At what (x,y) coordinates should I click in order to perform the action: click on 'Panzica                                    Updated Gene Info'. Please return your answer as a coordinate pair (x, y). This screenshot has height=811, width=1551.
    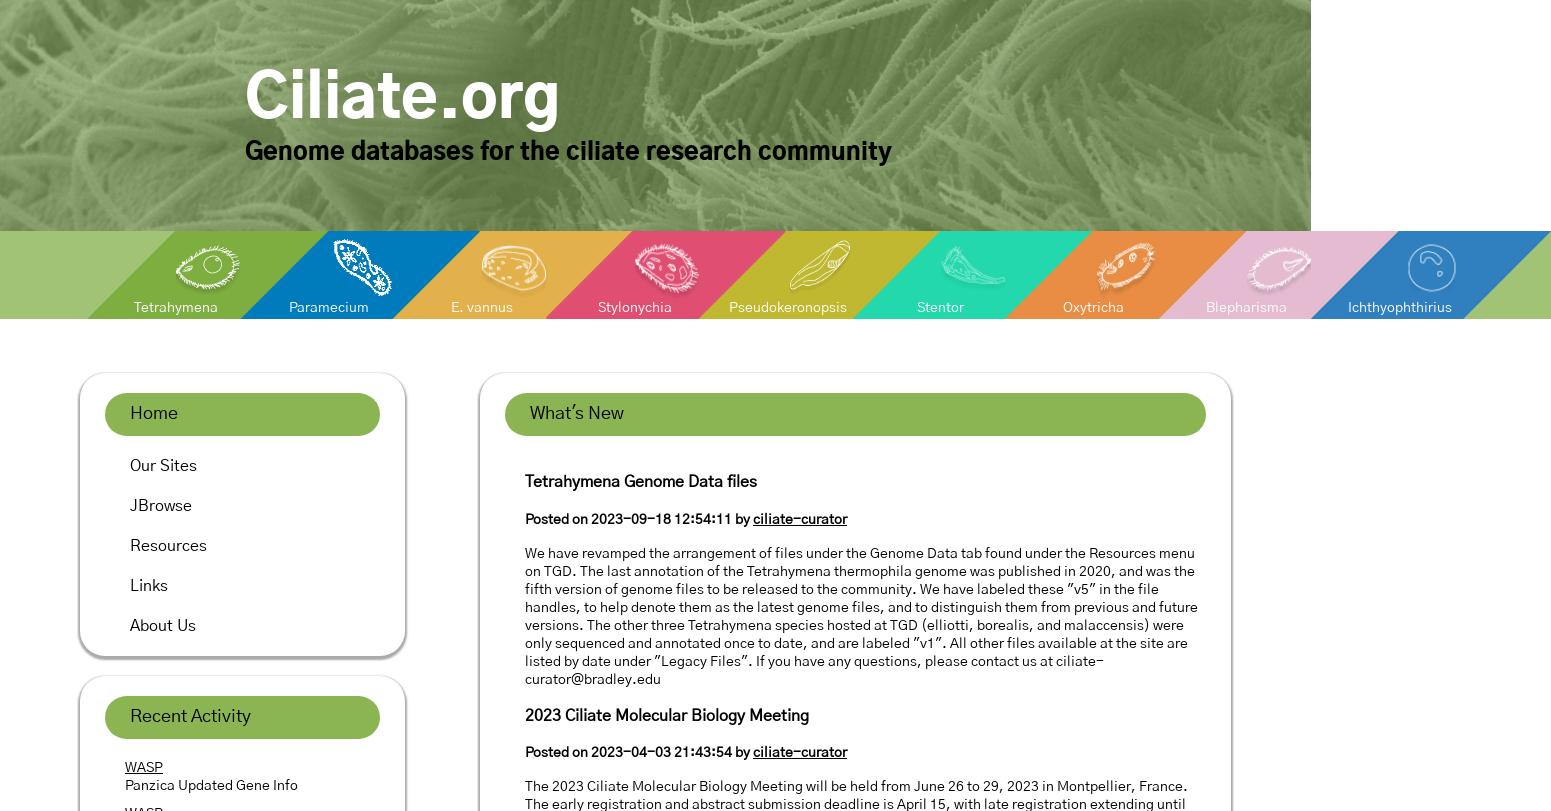
    Looking at the image, I should click on (210, 785).